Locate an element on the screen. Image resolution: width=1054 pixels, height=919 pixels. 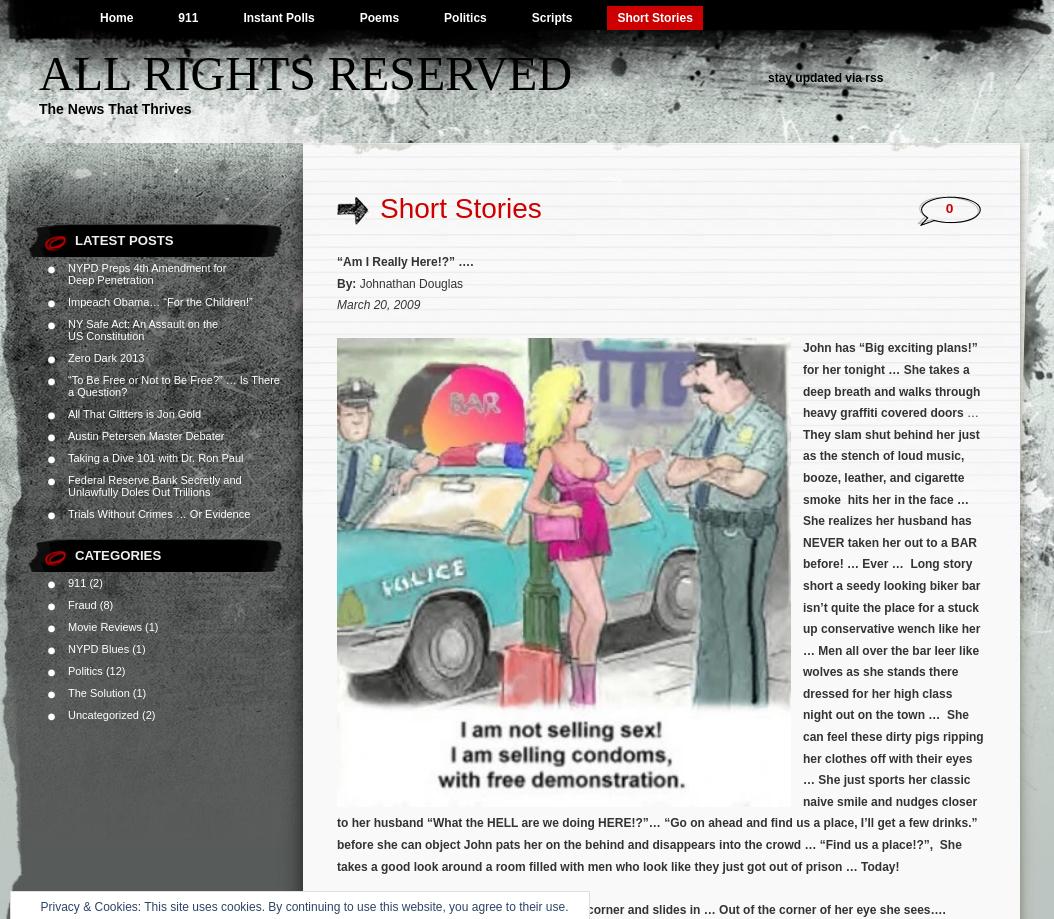
'her classic' is located at coordinates (938, 779).